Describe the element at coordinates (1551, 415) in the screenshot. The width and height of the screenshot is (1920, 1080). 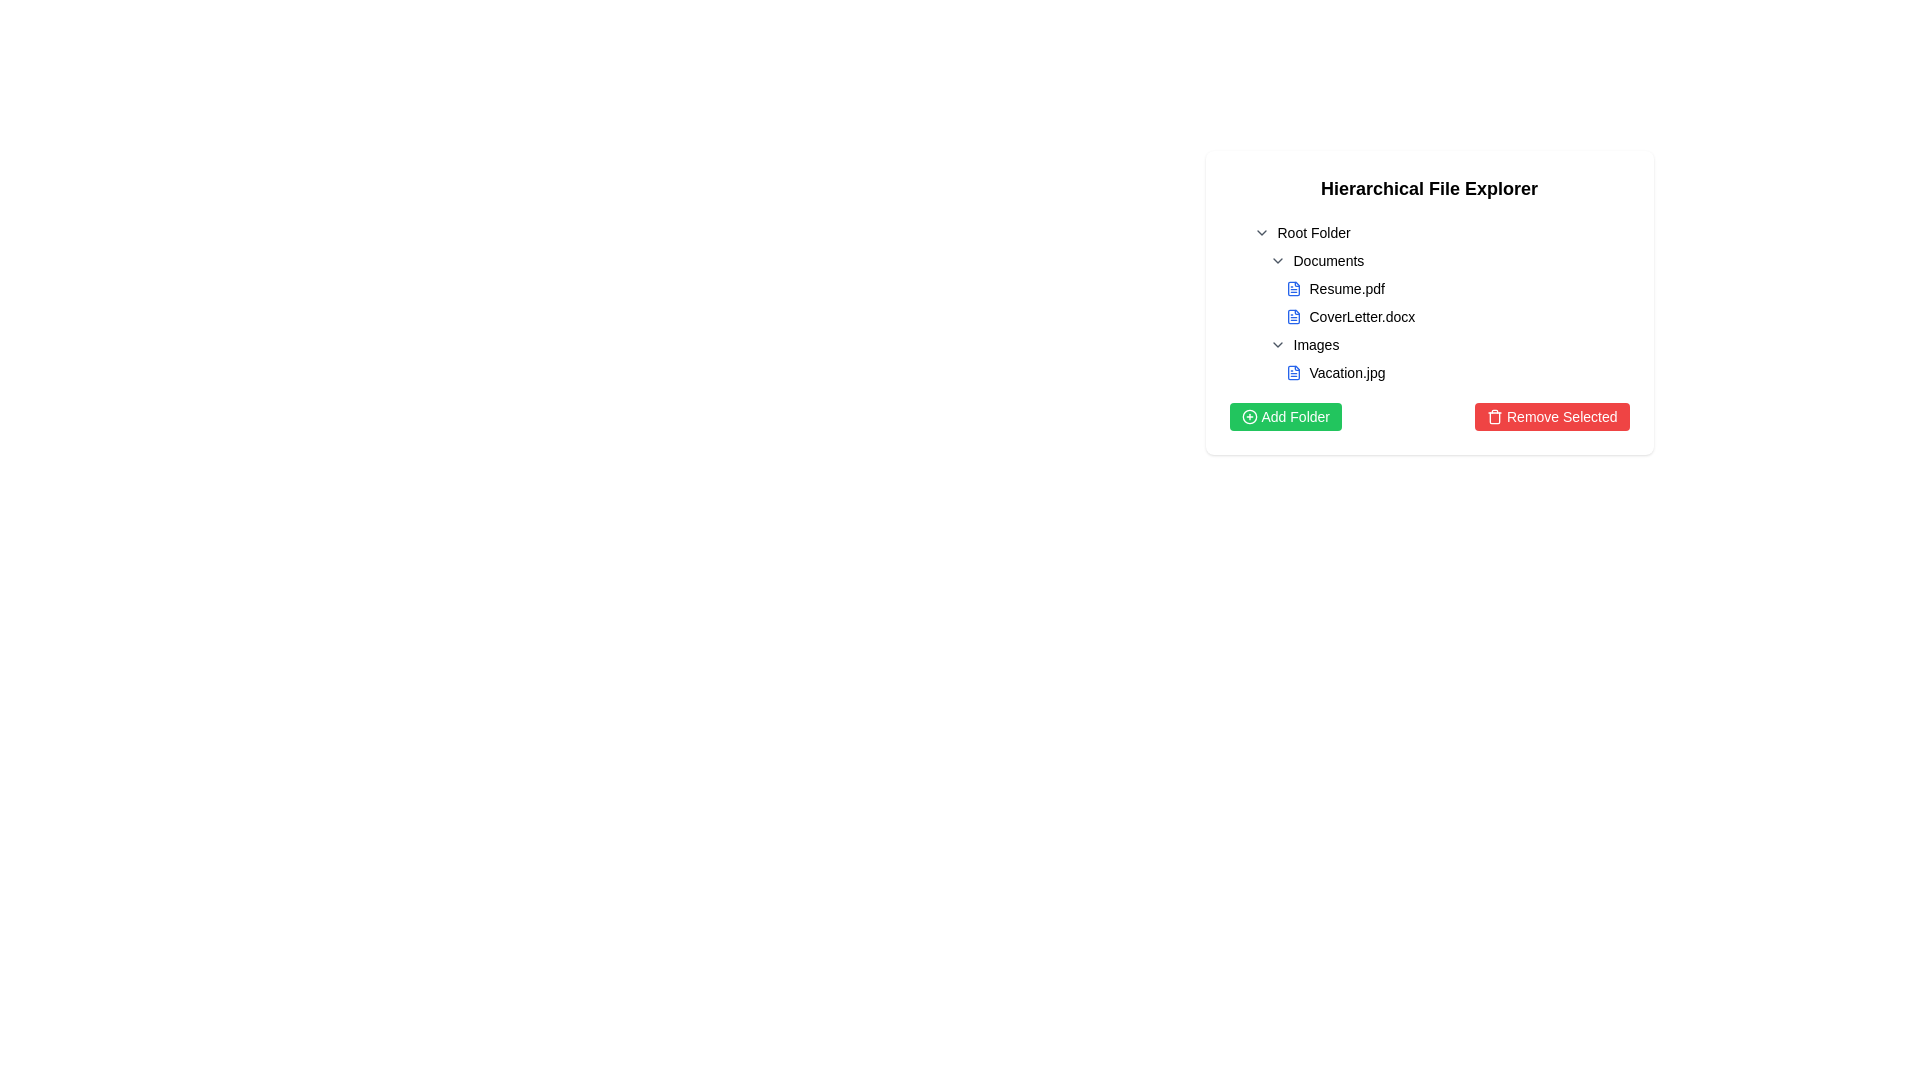
I see `the 'Remove Selected' button, which is a rectangular button with a red background and white text, located at the bottom right of the hierarchical file explorer UI` at that location.